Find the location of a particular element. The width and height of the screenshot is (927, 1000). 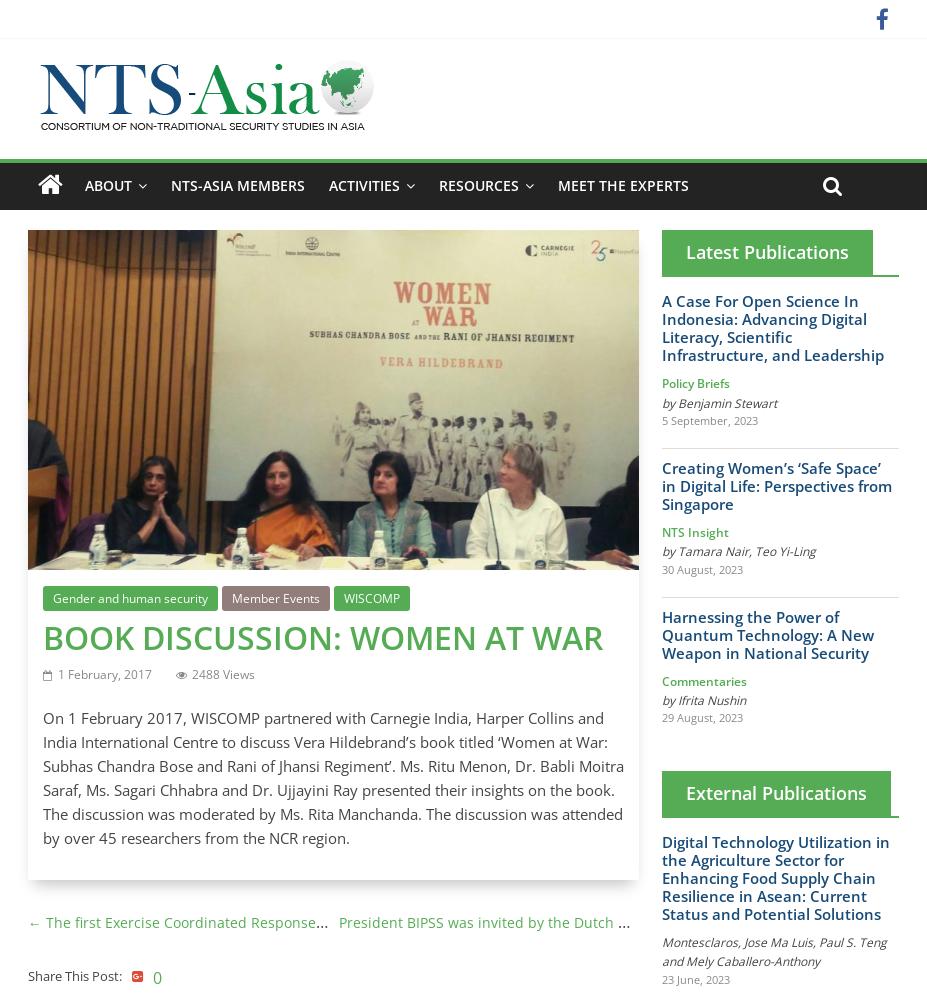

'Harnessing the Power of Quantum Technology: A New Weapon in National Security' is located at coordinates (767, 634).